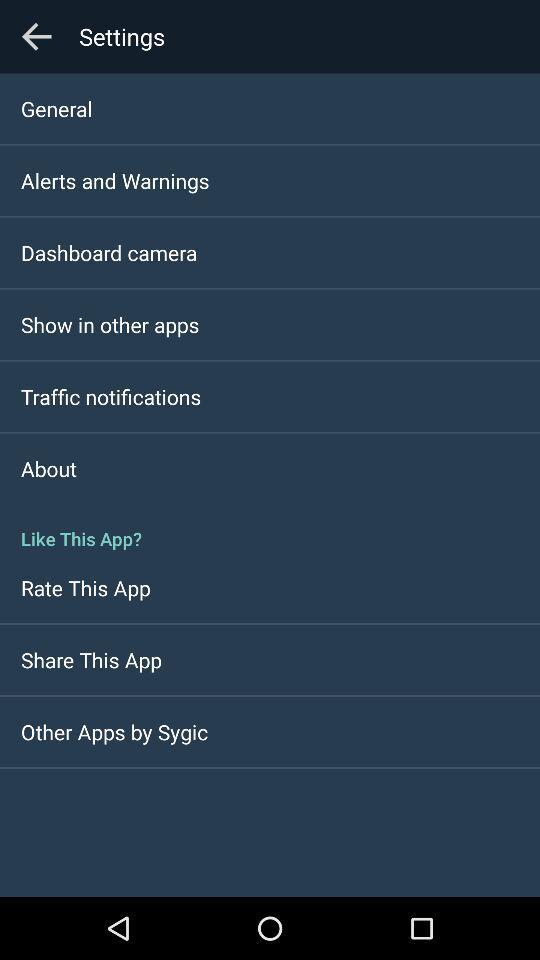  Describe the element at coordinates (109, 251) in the screenshot. I see `the dashboard camera` at that location.